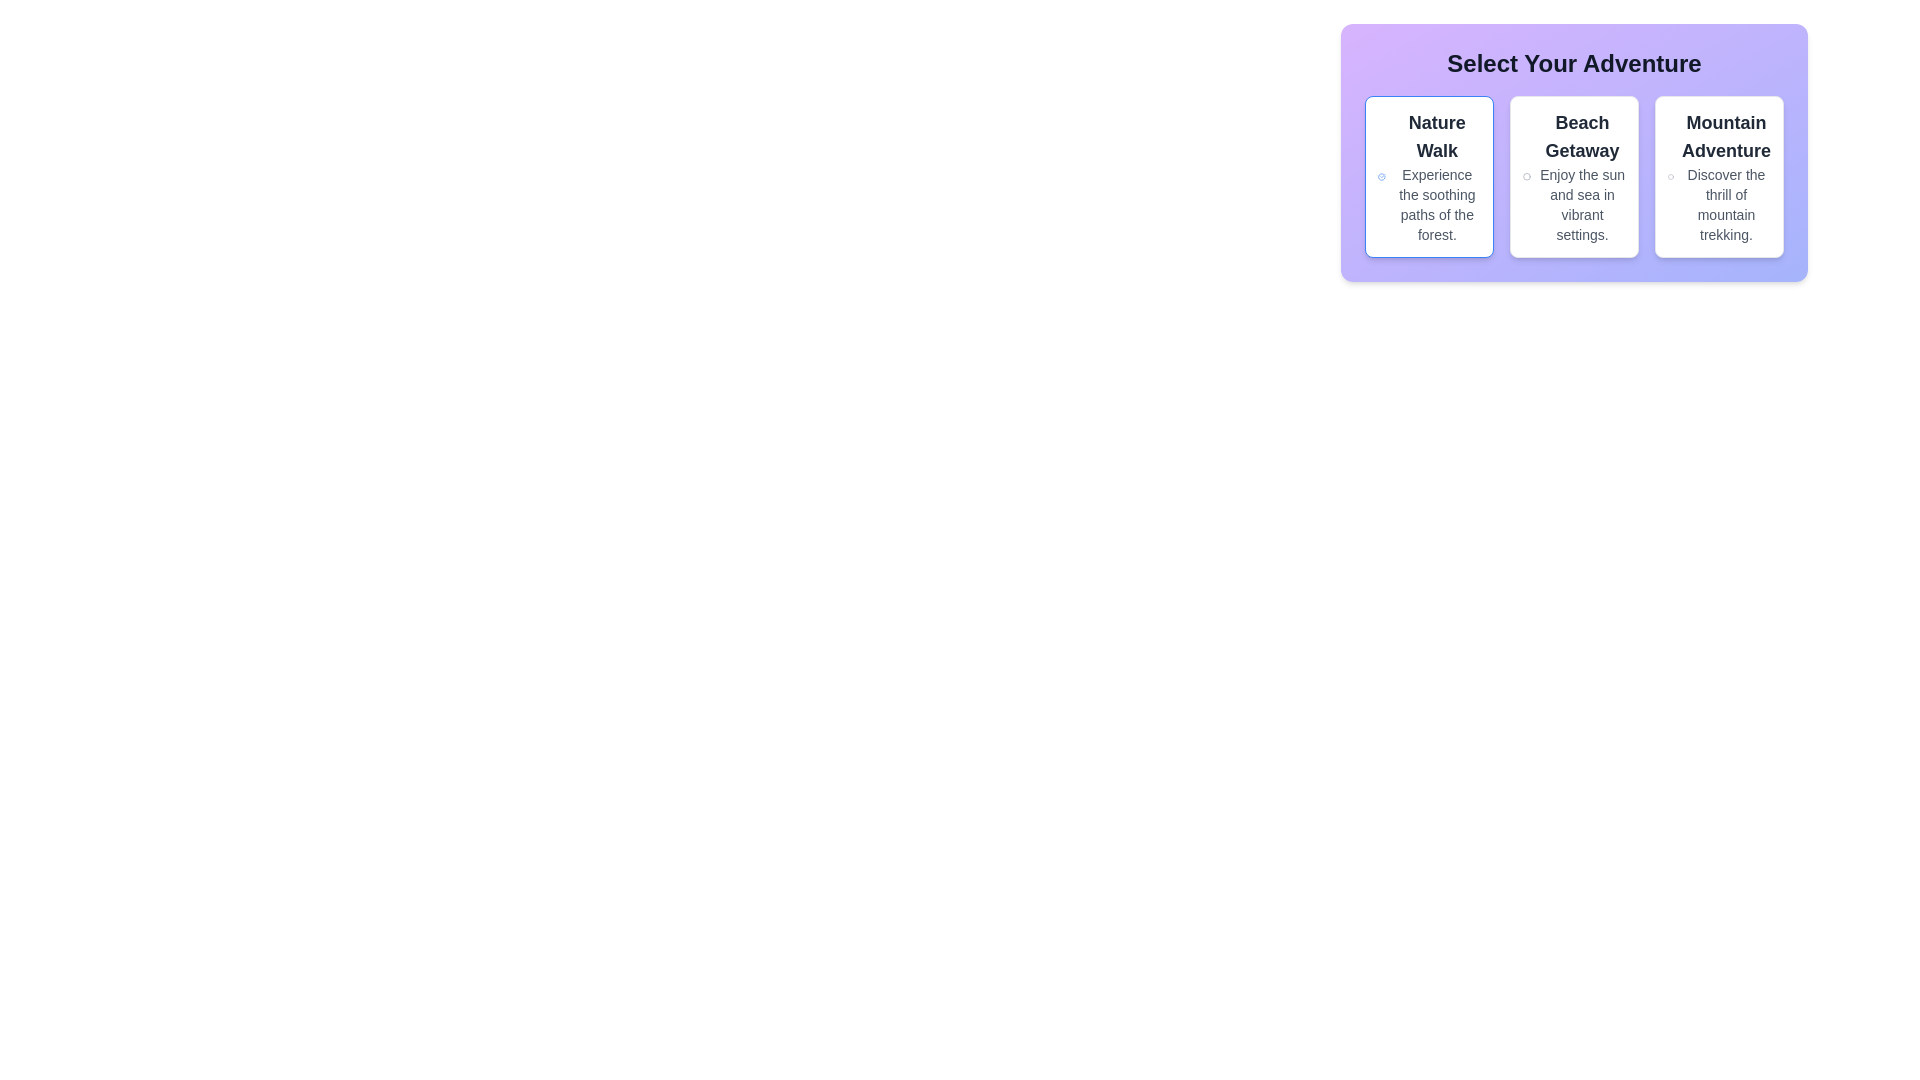  What do you see at coordinates (1581, 176) in the screenshot?
I see `the descriptive text block for the 'Beach Getaway' option located centrally between 'Nature Walk' and 'Mountain Adventure' under the 'Select Your Adventure' heading` at bounding box center [1581, 176].